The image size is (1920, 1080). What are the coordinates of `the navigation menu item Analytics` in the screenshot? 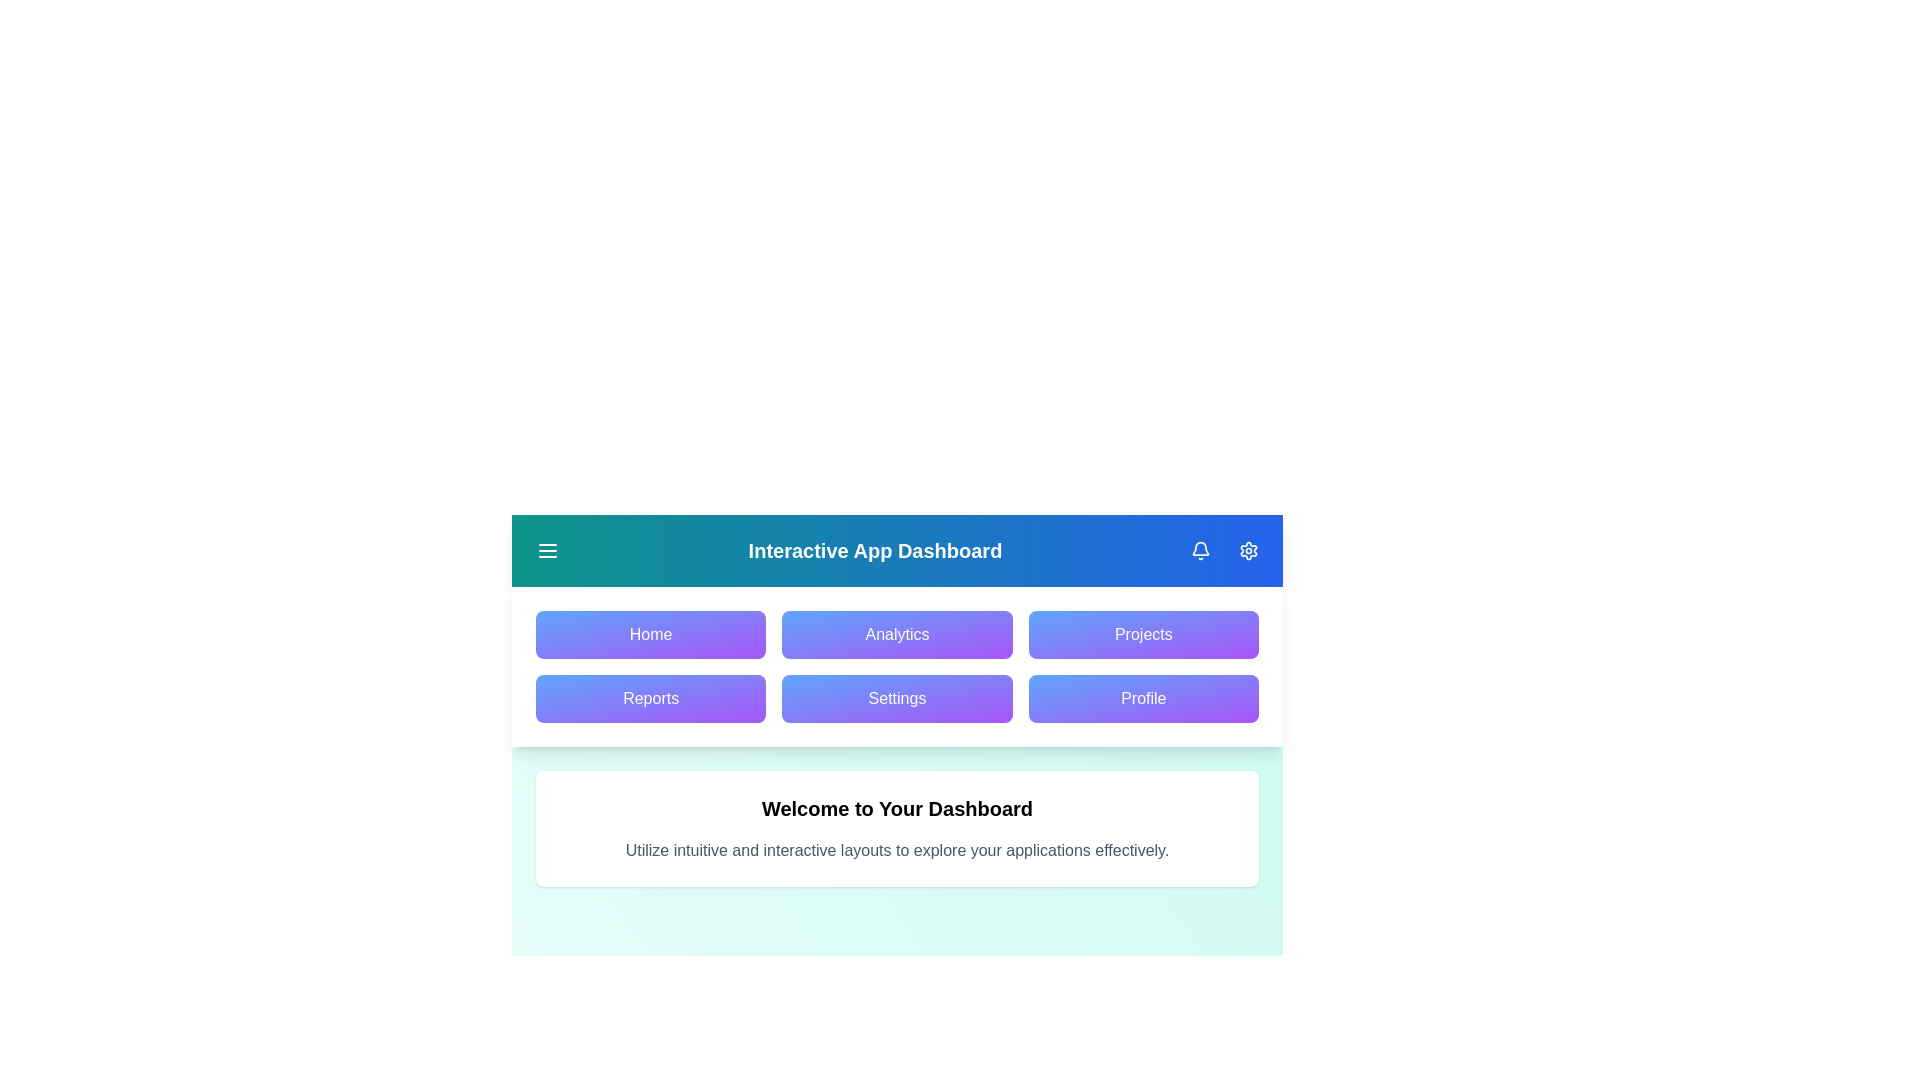 It's located at (896, 635).